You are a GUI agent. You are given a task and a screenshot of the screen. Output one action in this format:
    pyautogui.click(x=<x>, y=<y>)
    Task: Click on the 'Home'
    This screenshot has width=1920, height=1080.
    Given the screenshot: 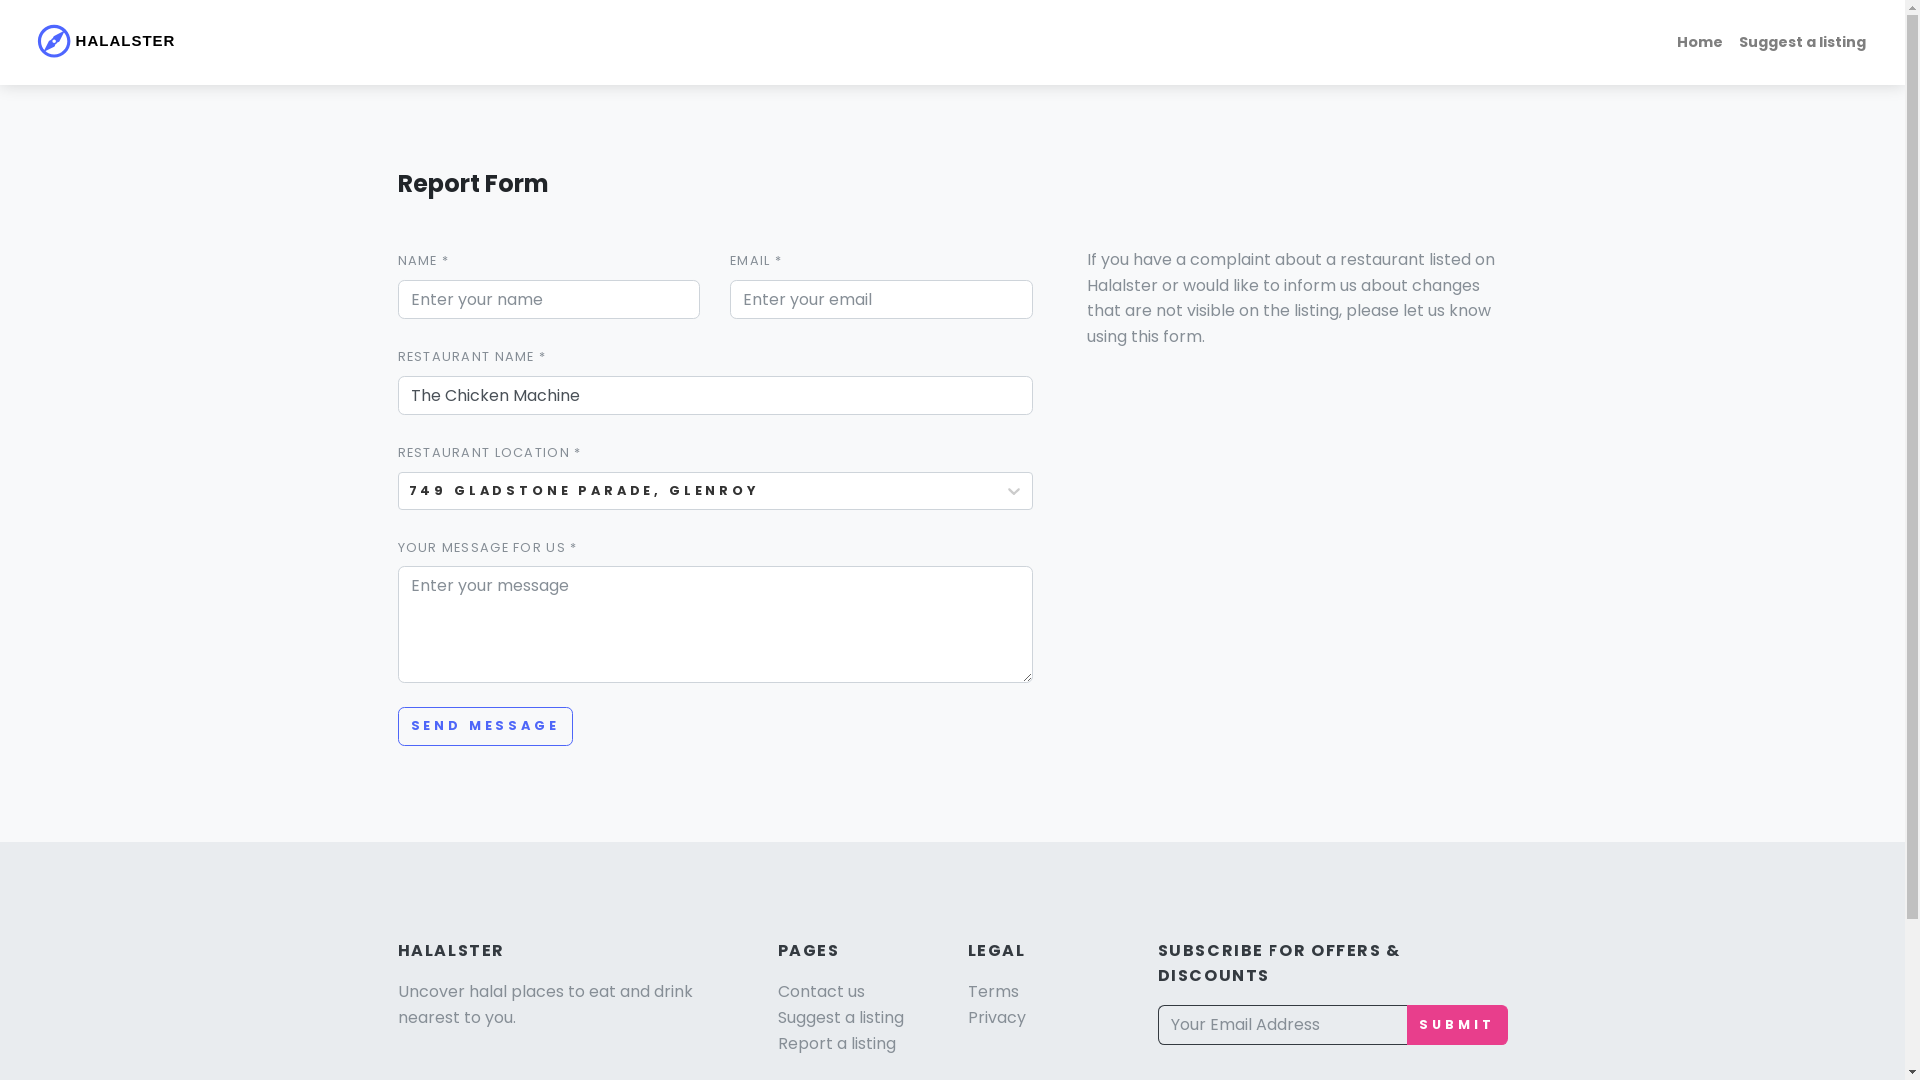 What is the action you would take?
    pyautogui.click(x=1698, y=42)
    